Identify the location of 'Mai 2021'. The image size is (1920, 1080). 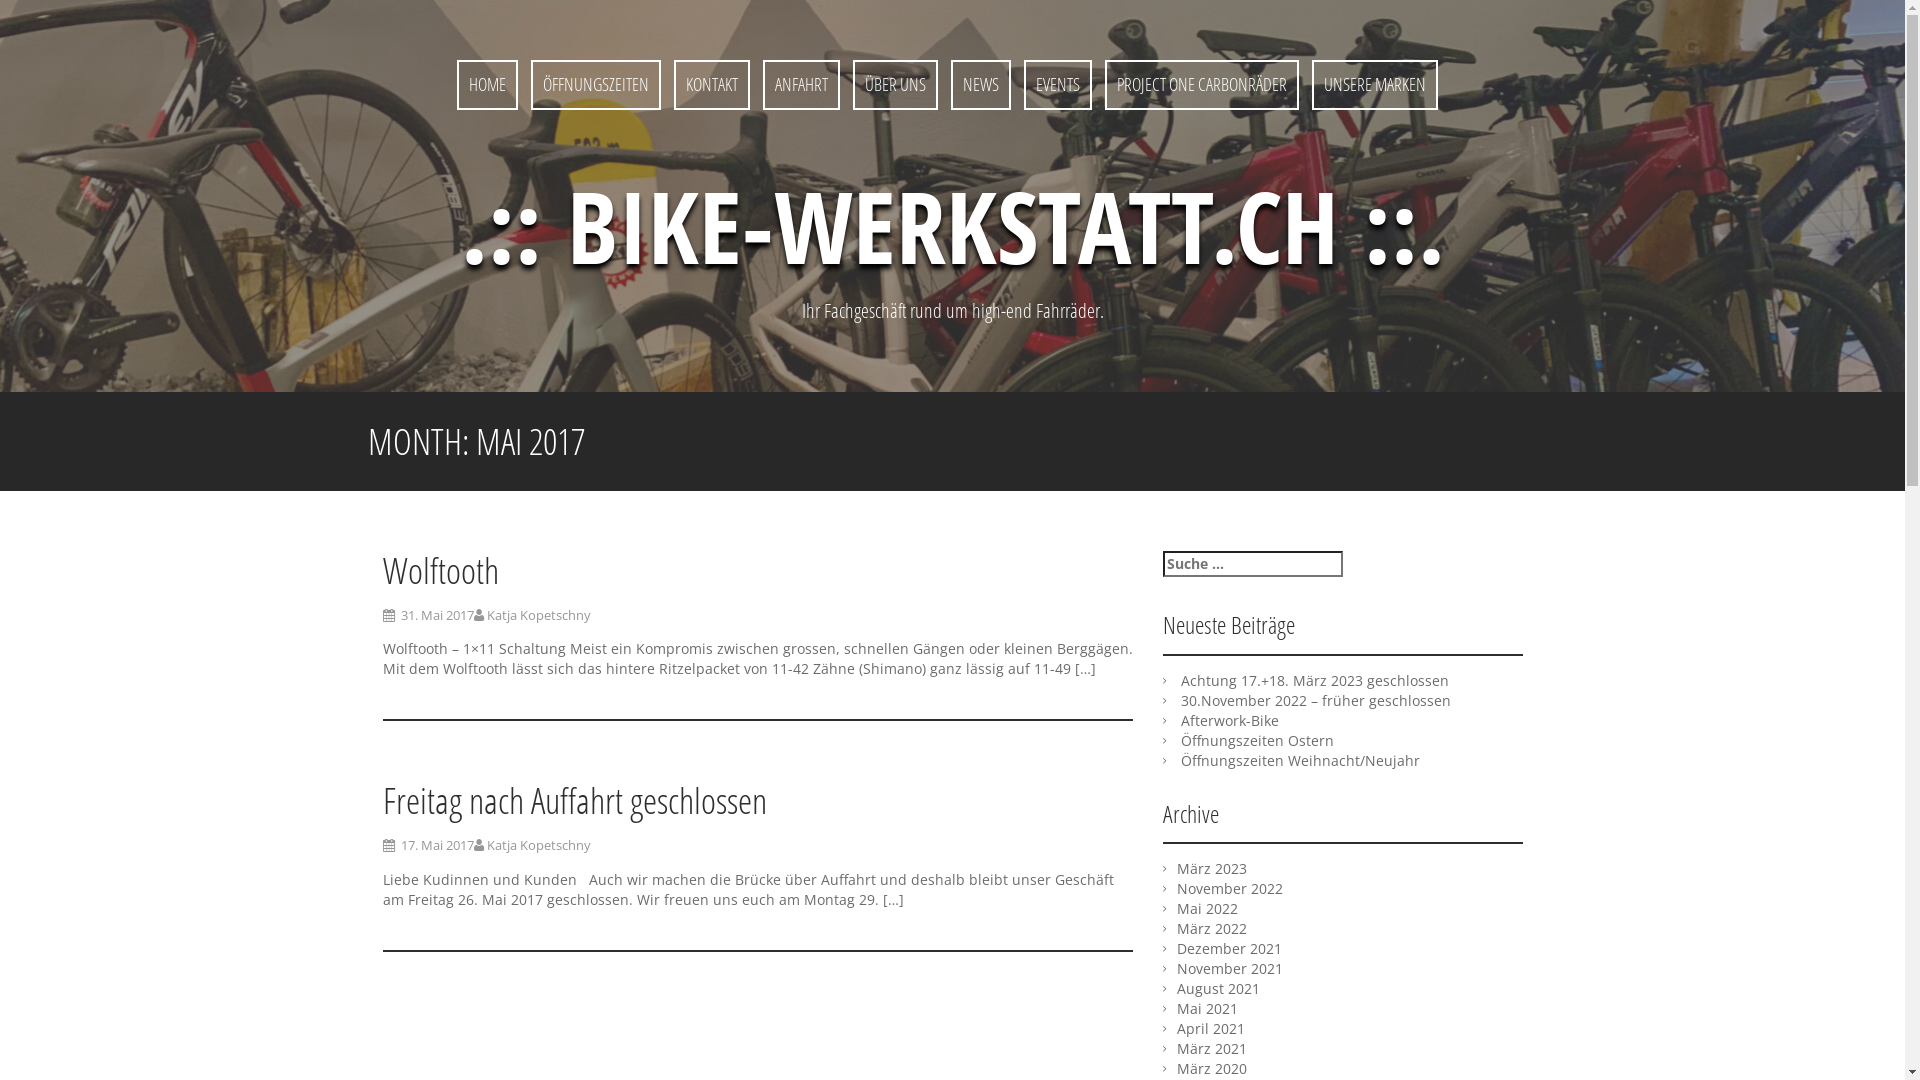
(1176, 1008).